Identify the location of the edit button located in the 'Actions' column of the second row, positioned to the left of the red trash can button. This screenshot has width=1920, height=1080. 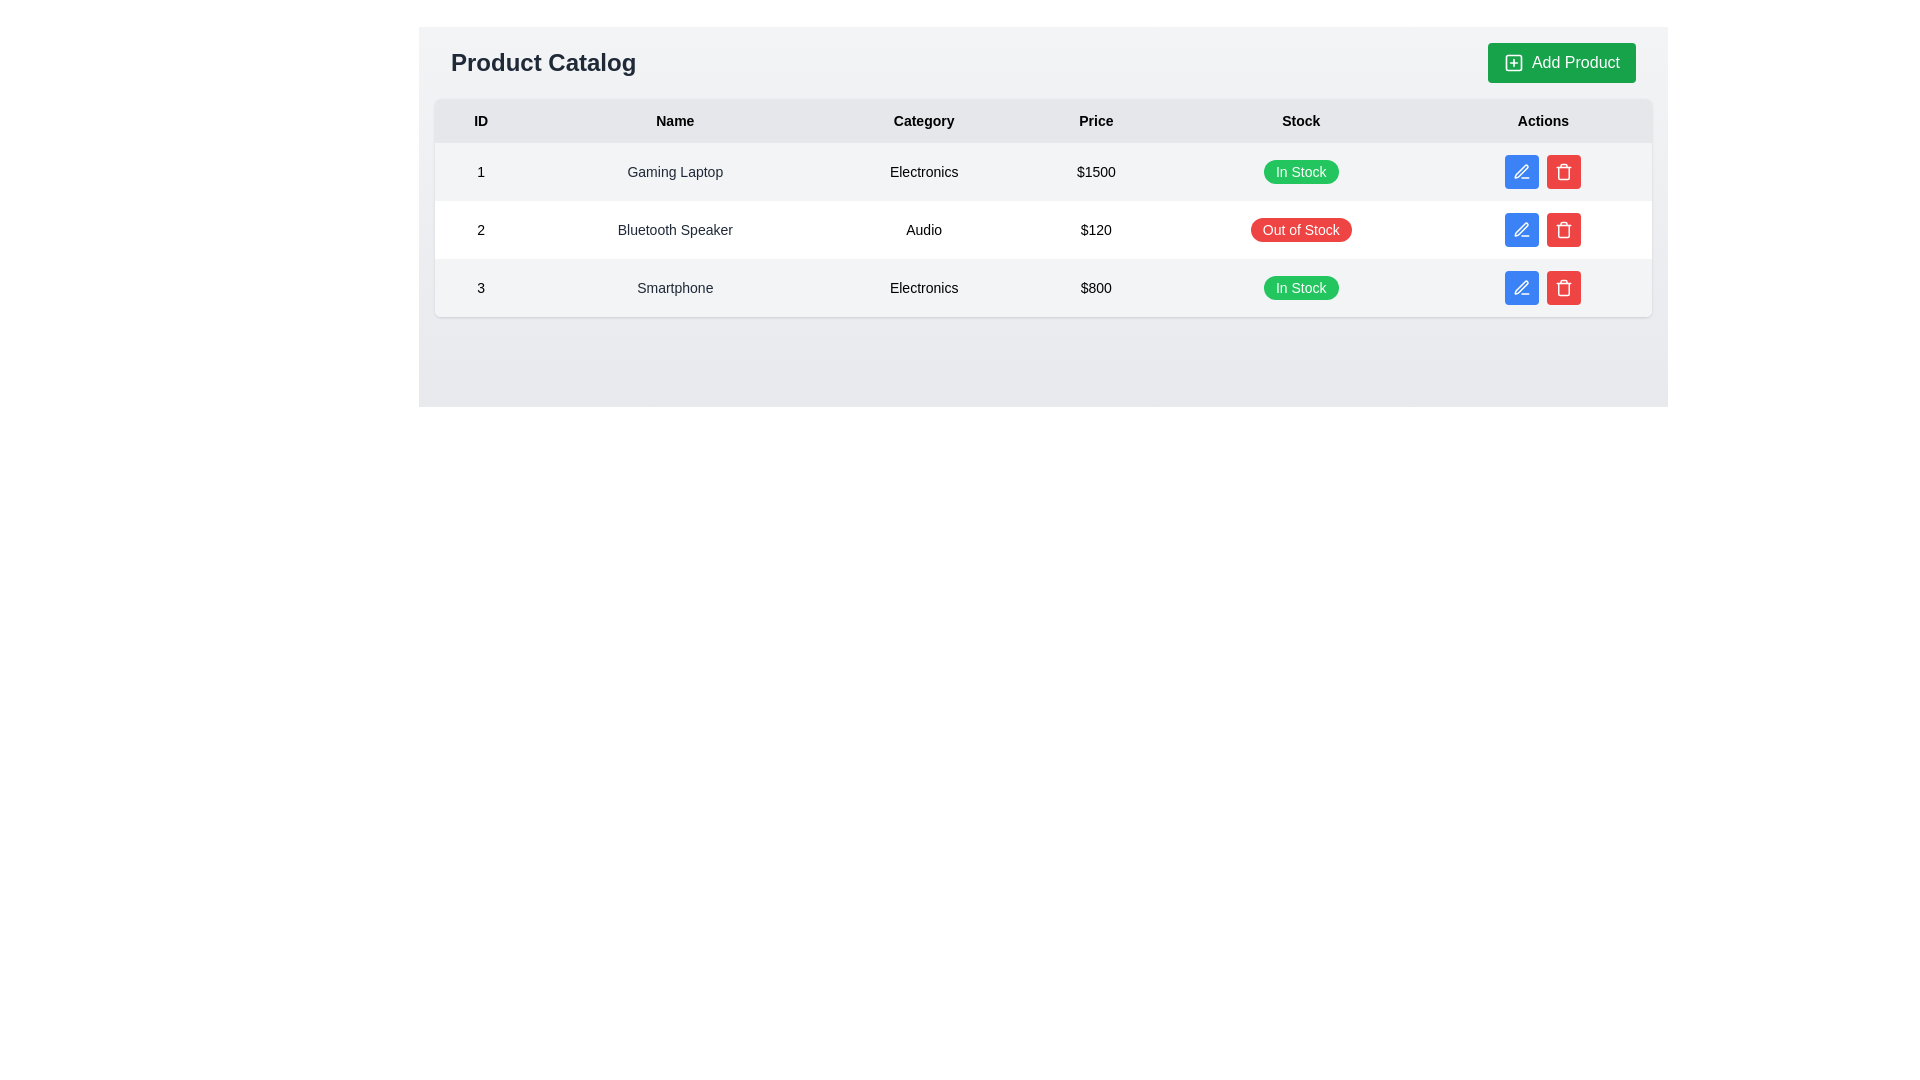
(1521, 229).